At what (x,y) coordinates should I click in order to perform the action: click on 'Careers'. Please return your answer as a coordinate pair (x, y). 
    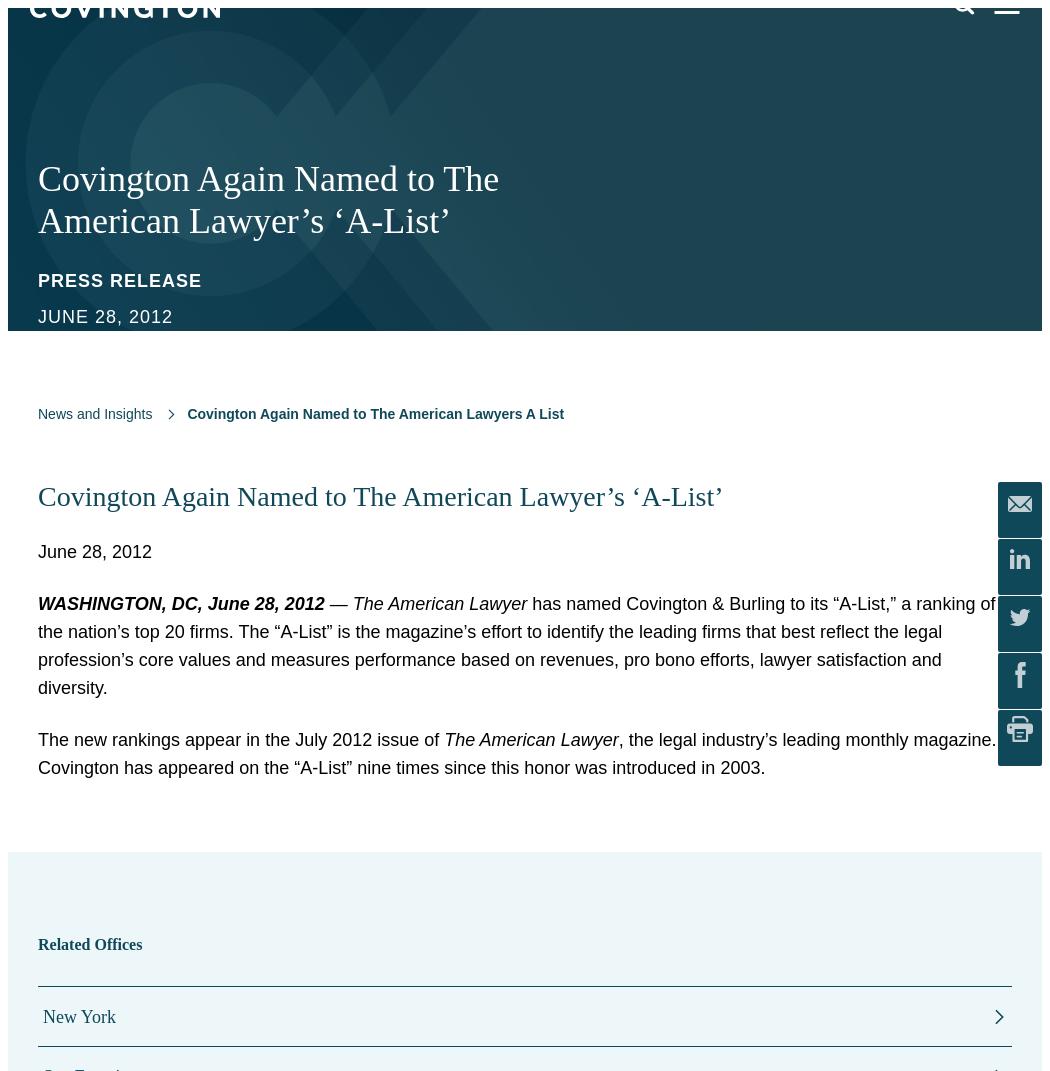
    Looking at the image, I should click on (58, 408).